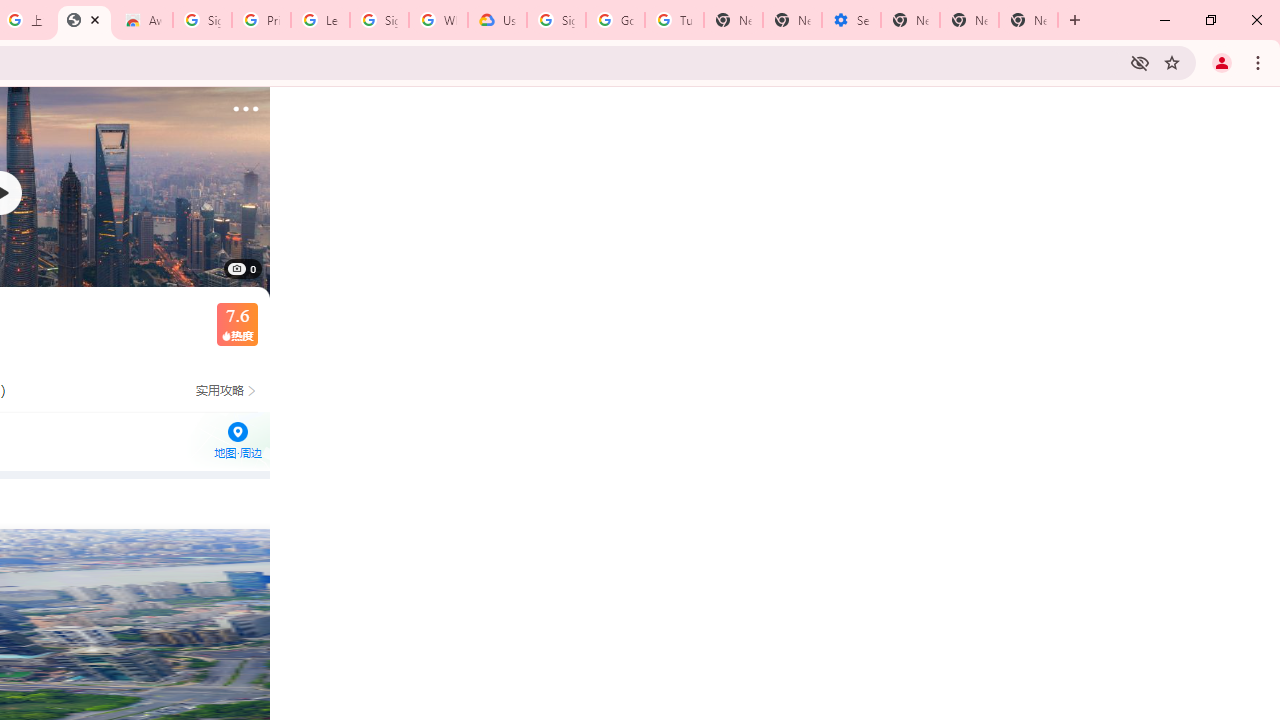 Image resolution: width=1280 pixels, height=720 pixels. What do you see at coordinates (909, 20) in the screenshot?
I see `'New Tab'` at bounding box center [909, 20].